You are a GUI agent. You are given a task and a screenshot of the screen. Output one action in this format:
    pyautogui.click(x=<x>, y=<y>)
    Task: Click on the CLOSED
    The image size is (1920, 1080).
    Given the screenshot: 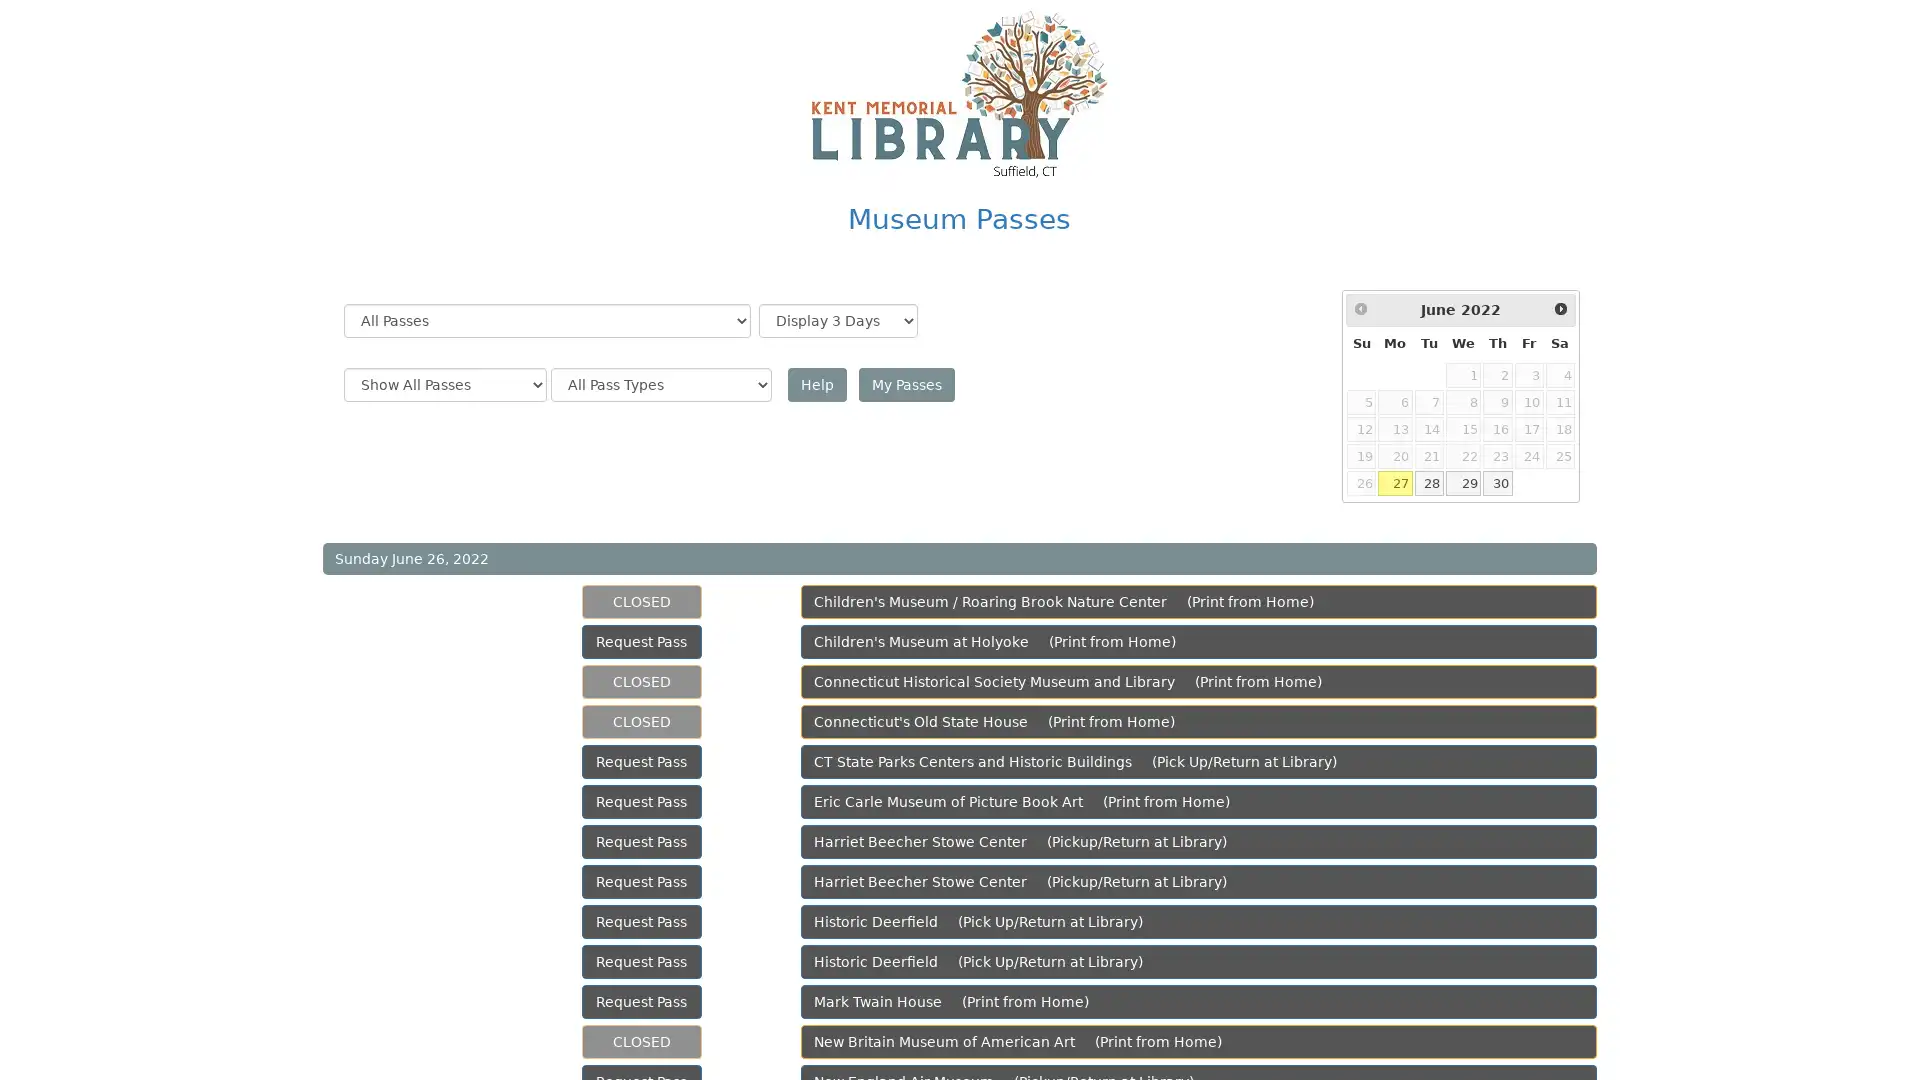 What is the action you would take?
    pyautogui.click(x=641, y=681)
    